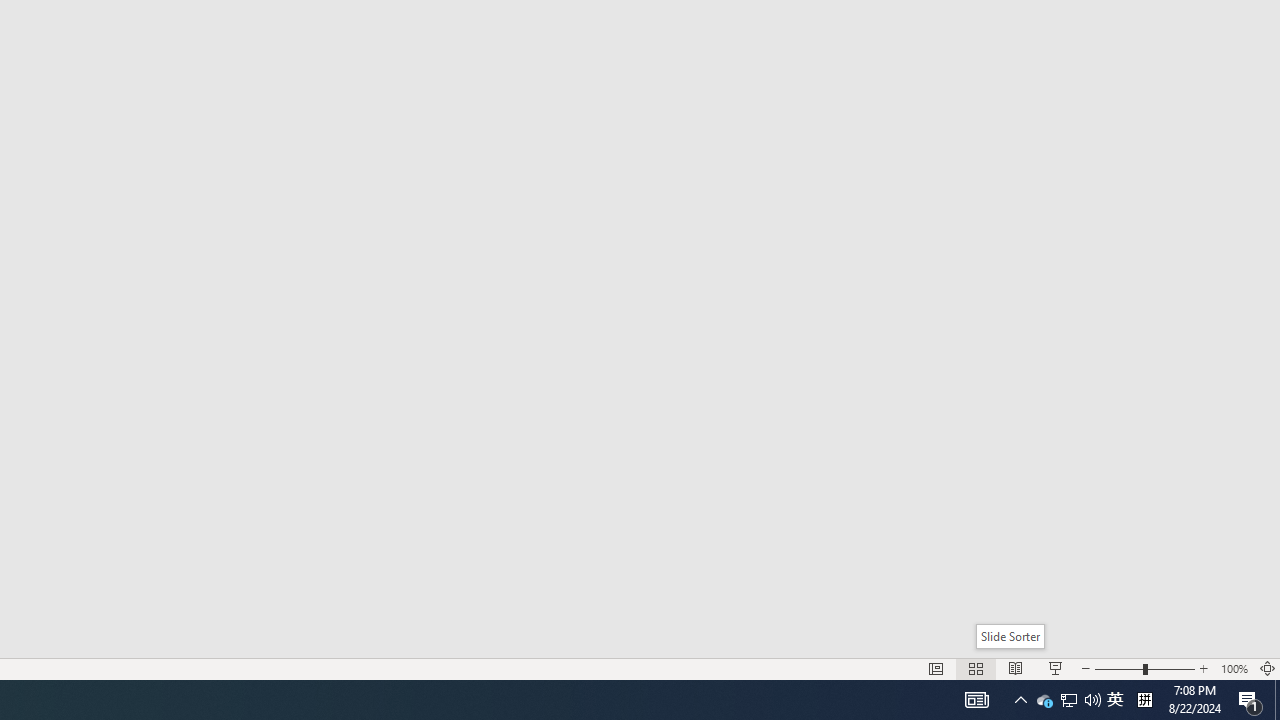  Describe the element at coordinates (1233, 669) in the screenshot. I see `'Zoom 100%'` at that location.